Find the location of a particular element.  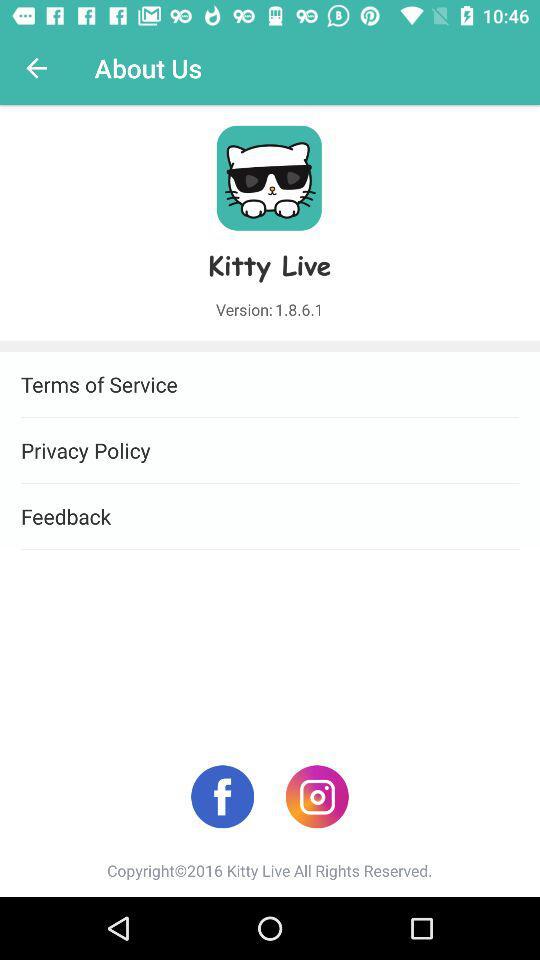

icon to the left of the about us is located at coordinates (36, 68).